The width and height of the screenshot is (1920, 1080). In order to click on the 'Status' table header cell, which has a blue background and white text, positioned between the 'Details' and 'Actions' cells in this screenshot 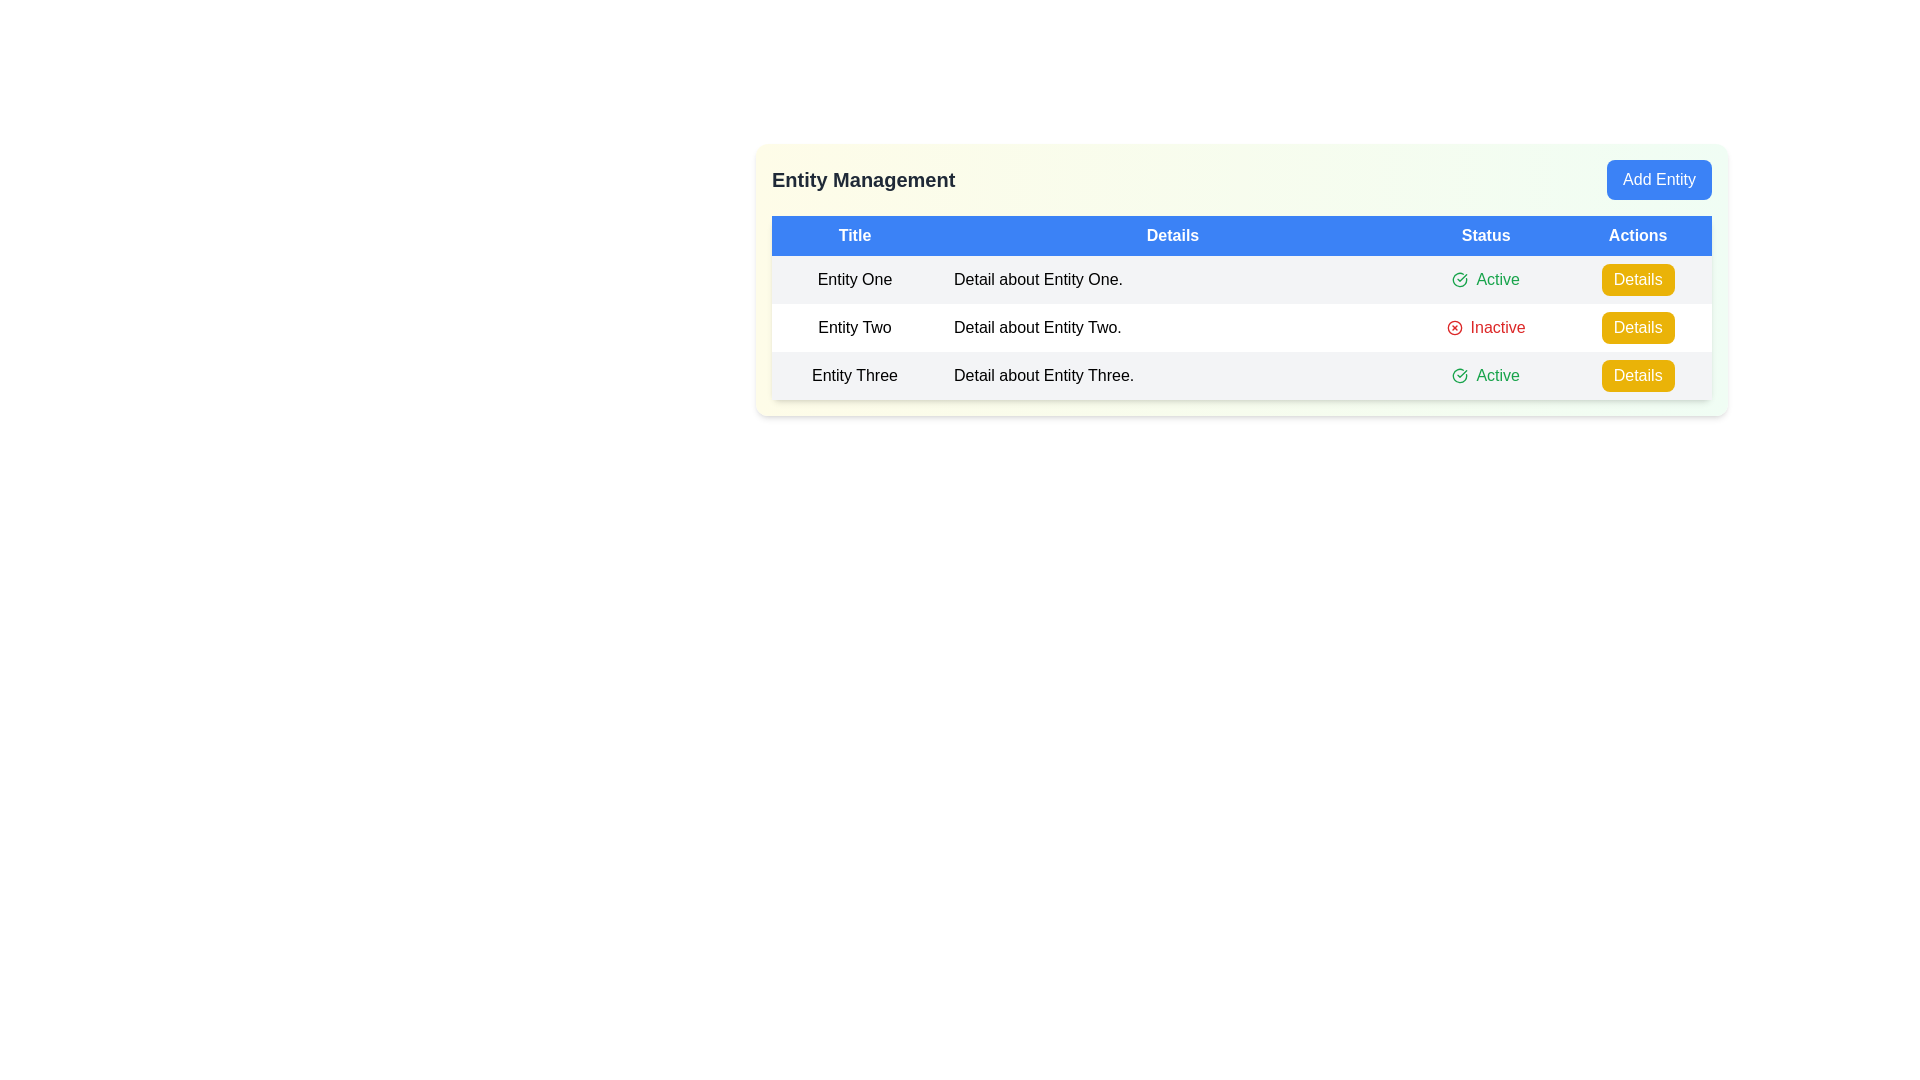, I will do `click(1486, 234)`.